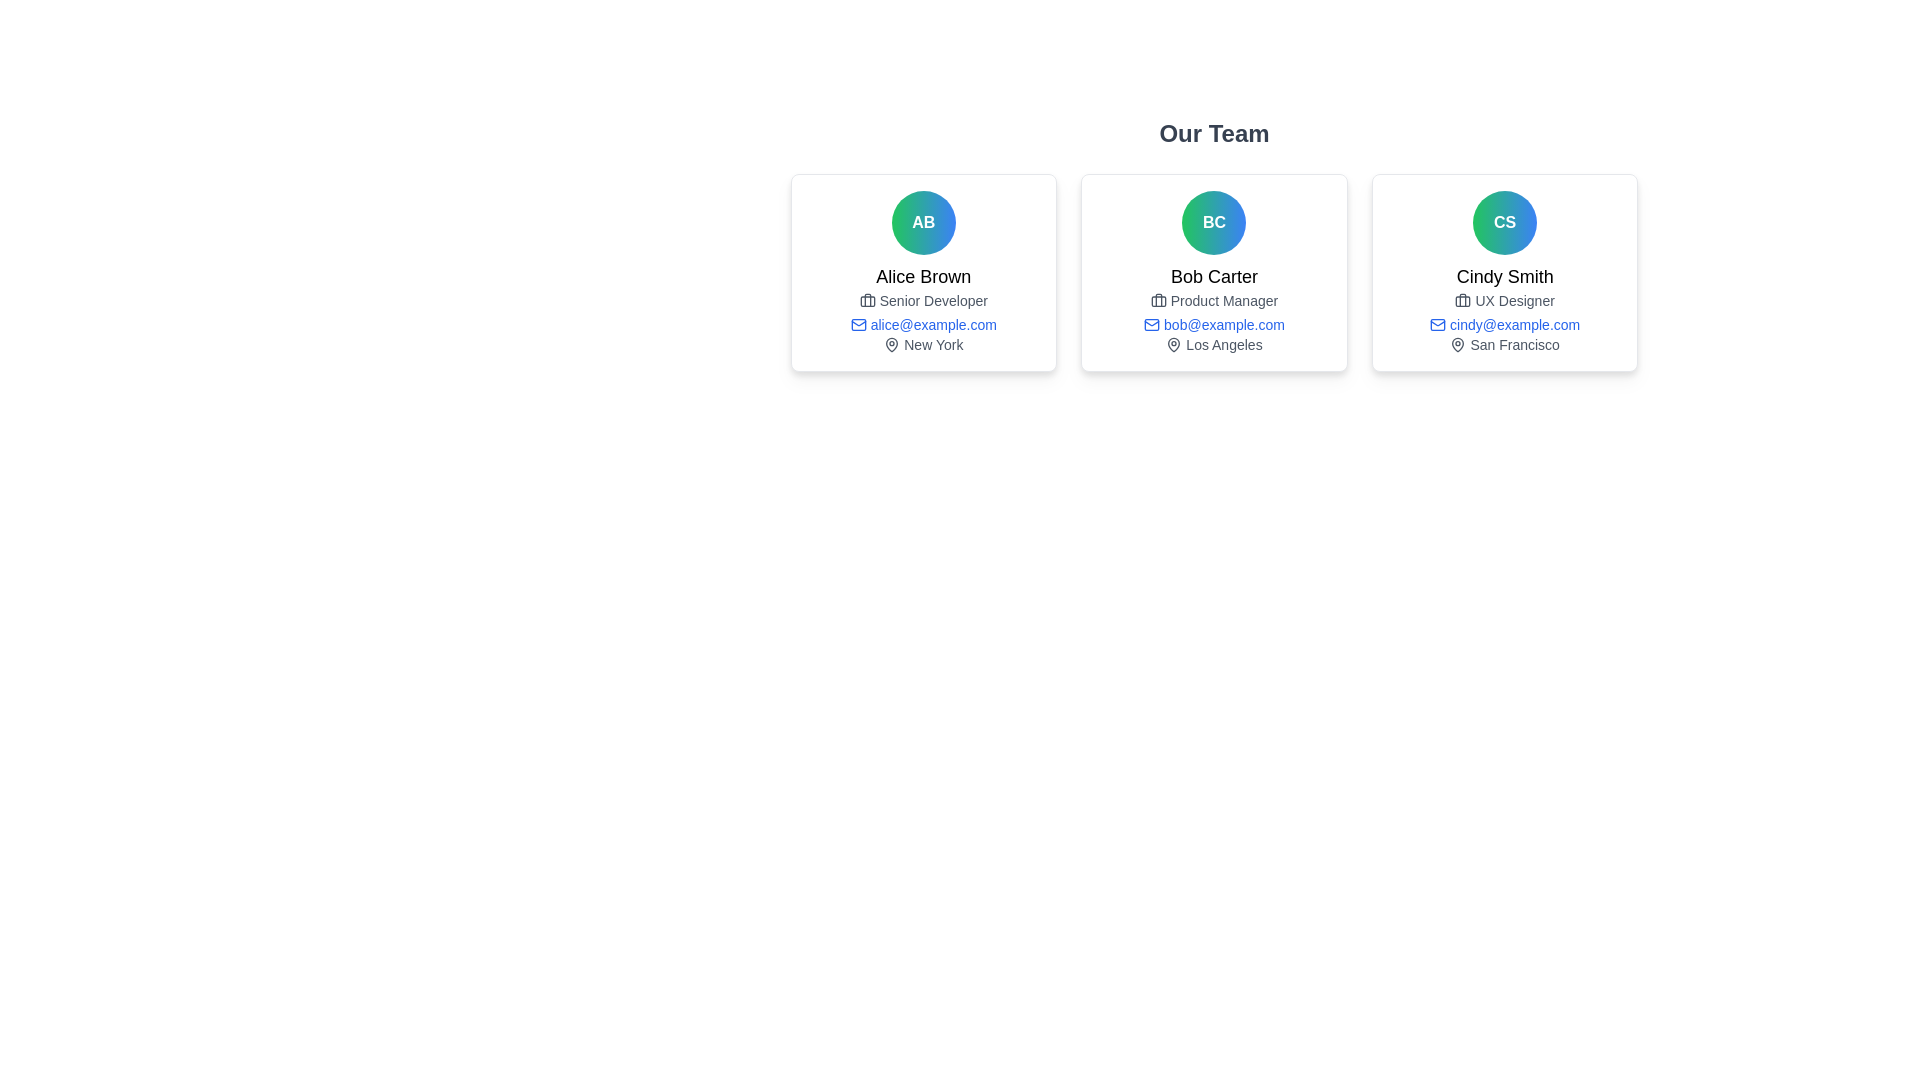 This screenshot has height=1080, width=1920. What do you see at coordinates (1213, 343) in the screenshot?
I see `the 'Los Angeles' text with map pin icon located at the bottom center of the card labeled 'Bob Carter'` at bounding box center [1213, 343].